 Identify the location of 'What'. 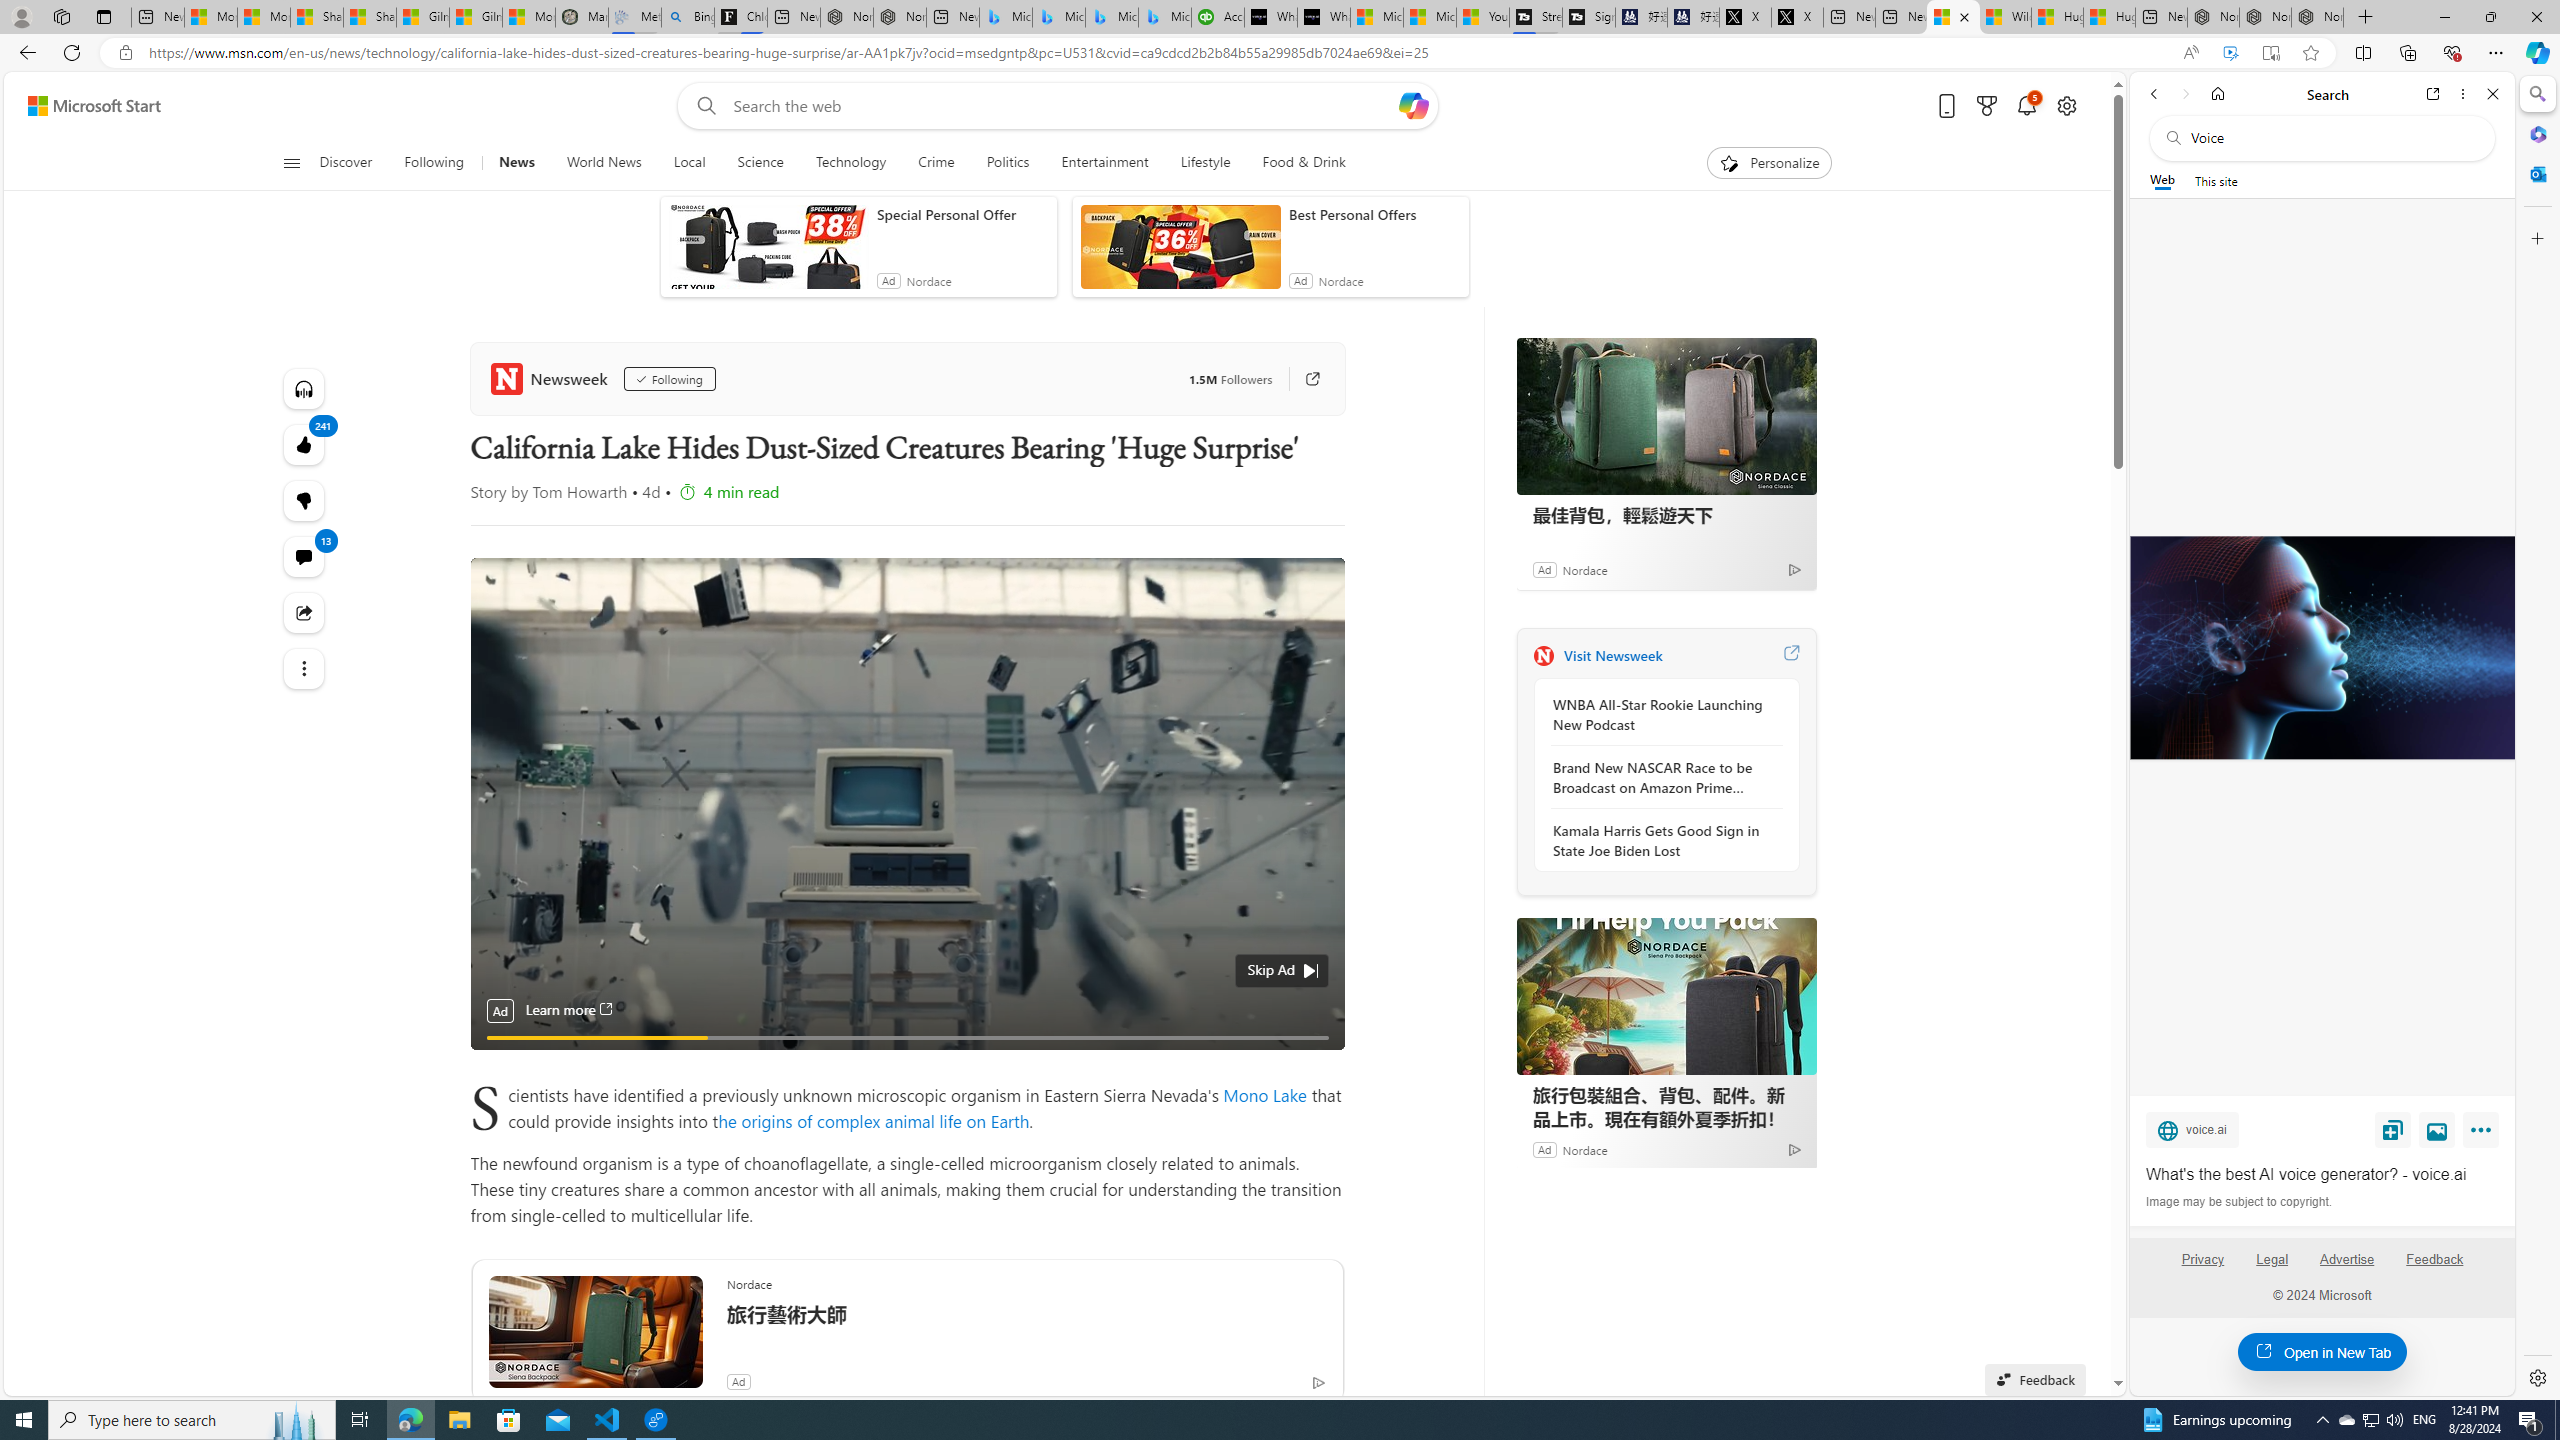
(2320, 647).